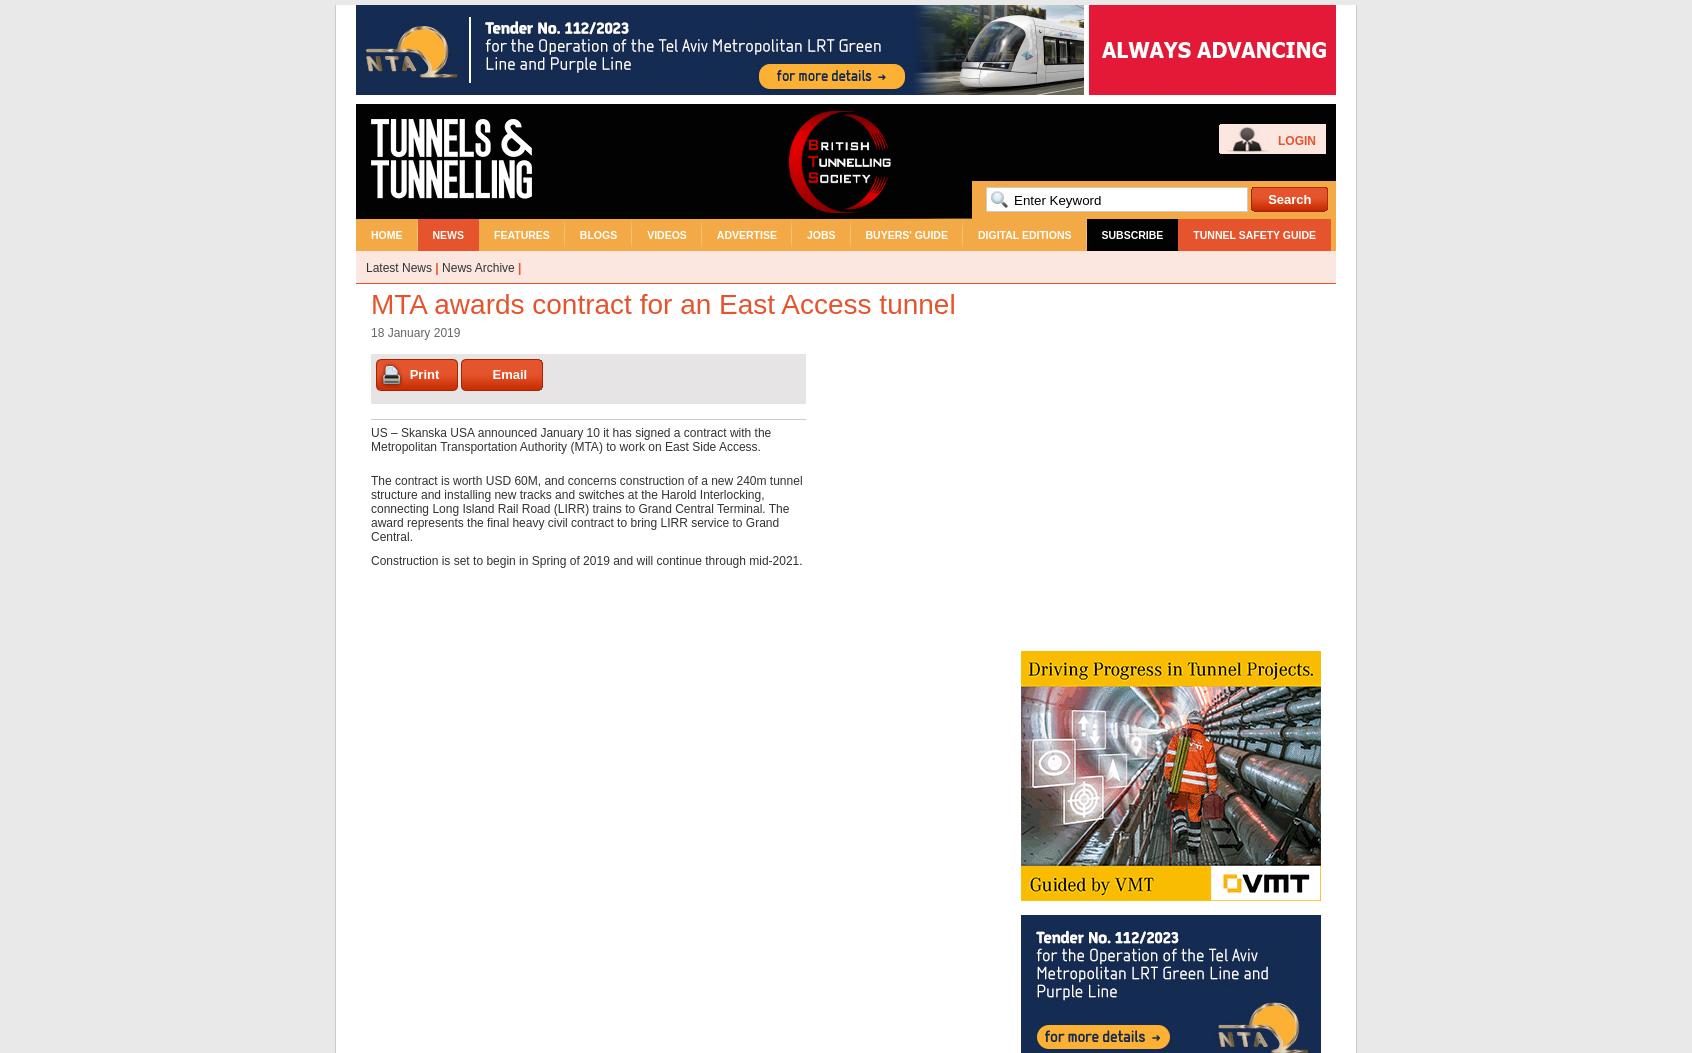 Image resolution: width=1692 pixels, height=1053 pixels. What do you see at coordinates (476, 266) in the screenshot?
I see `'News Archive'` at bounding box center [476, 266].